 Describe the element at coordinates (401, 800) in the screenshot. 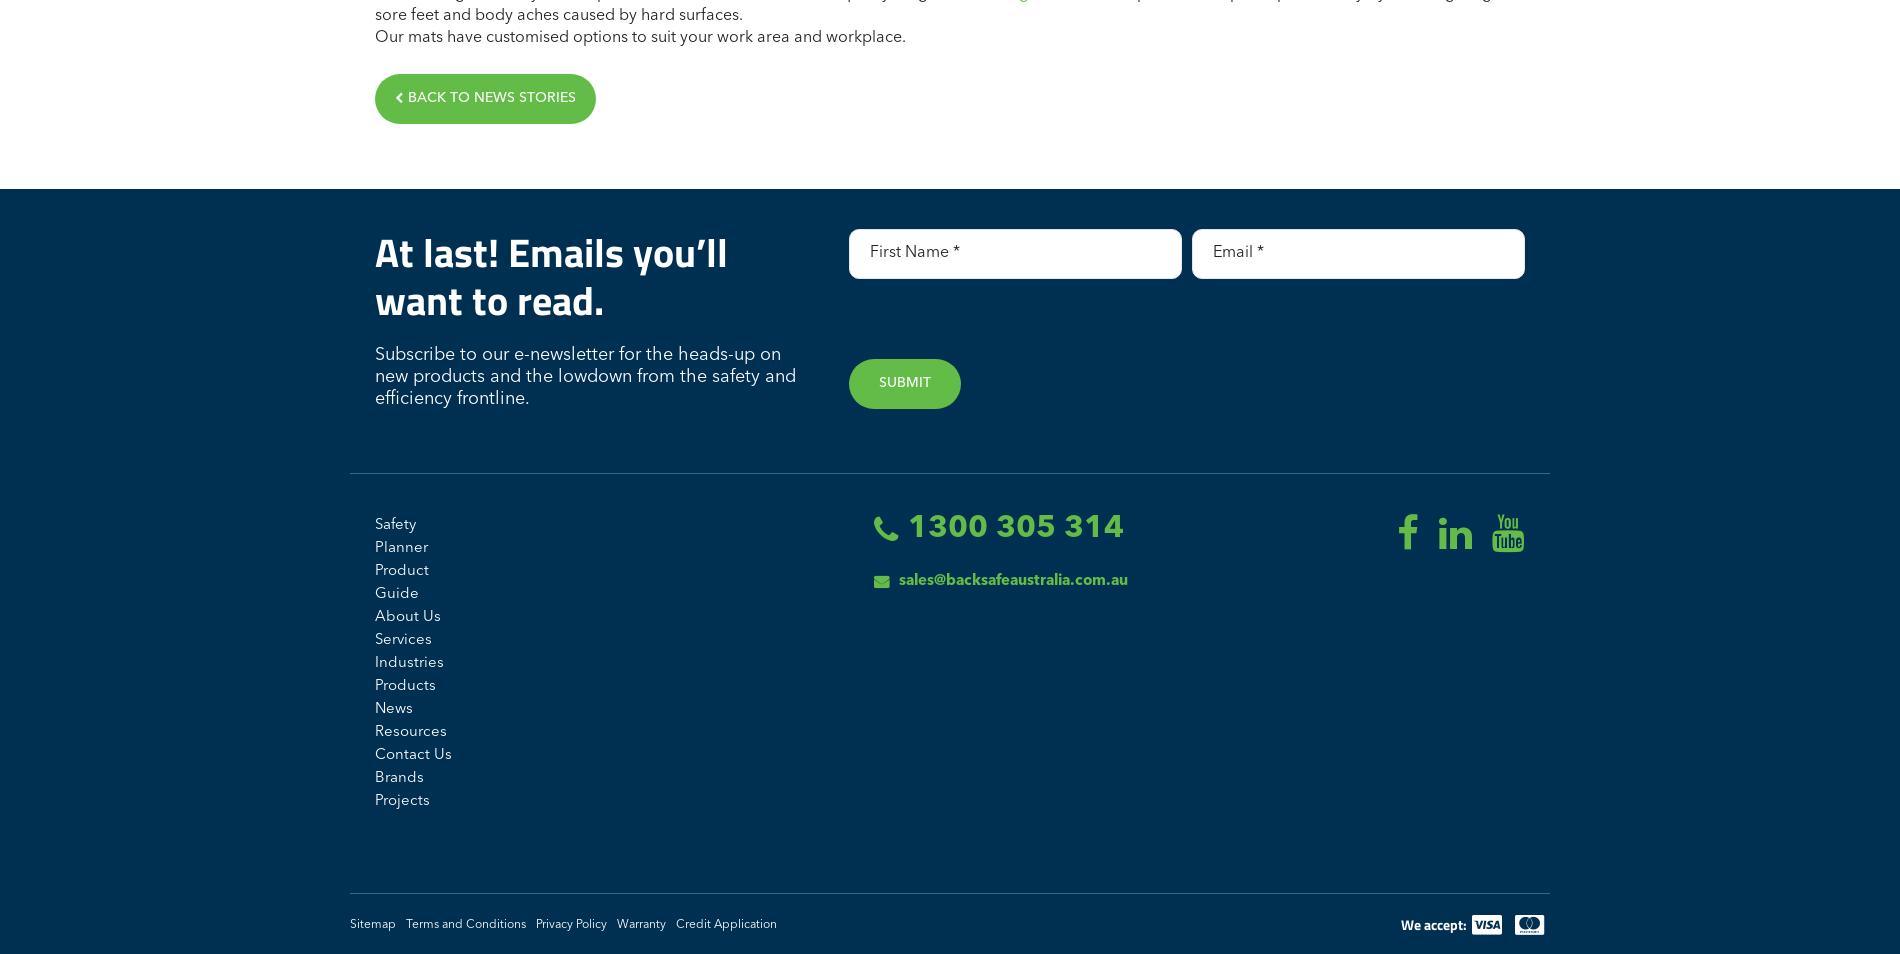

I see `'Projects'` at that location.